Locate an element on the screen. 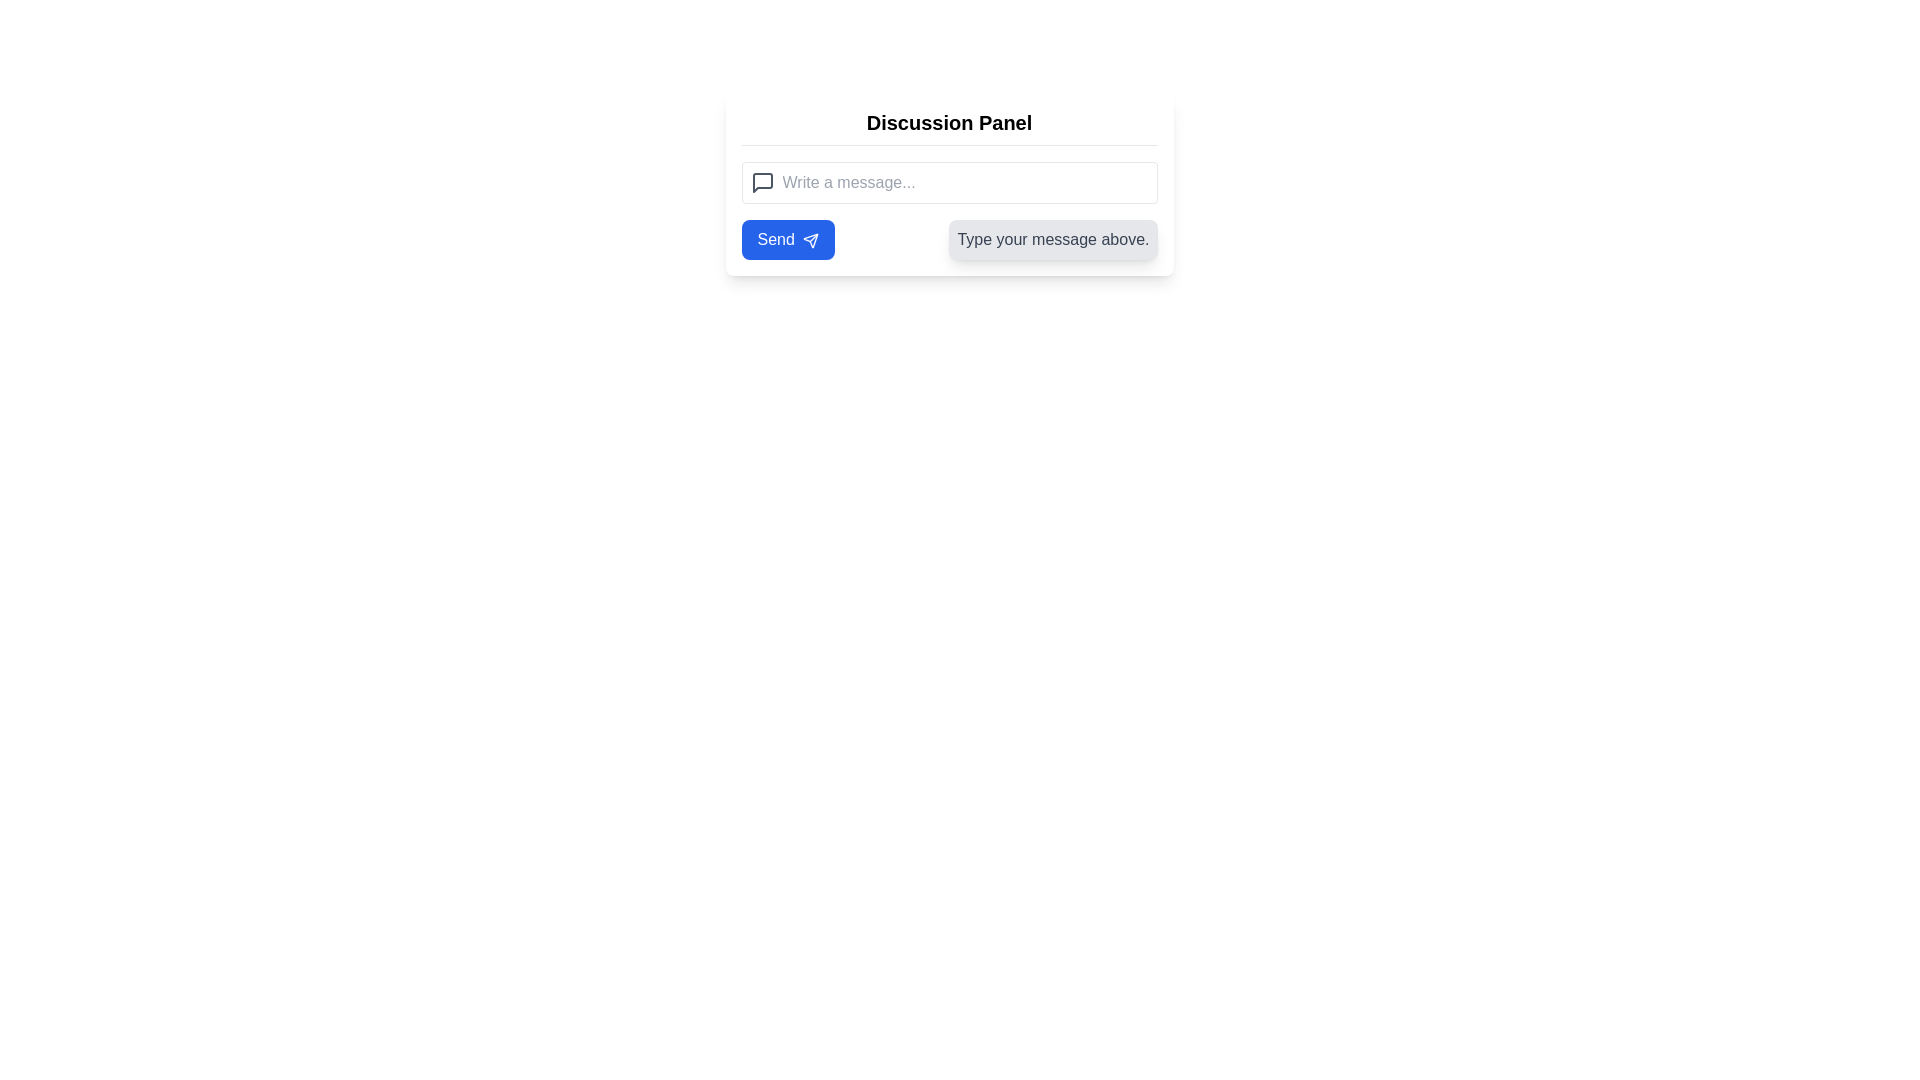  the button that sends a message, located to the left of the gray block containing the text 'Type your message above.' is located at coordinates (787, 238).